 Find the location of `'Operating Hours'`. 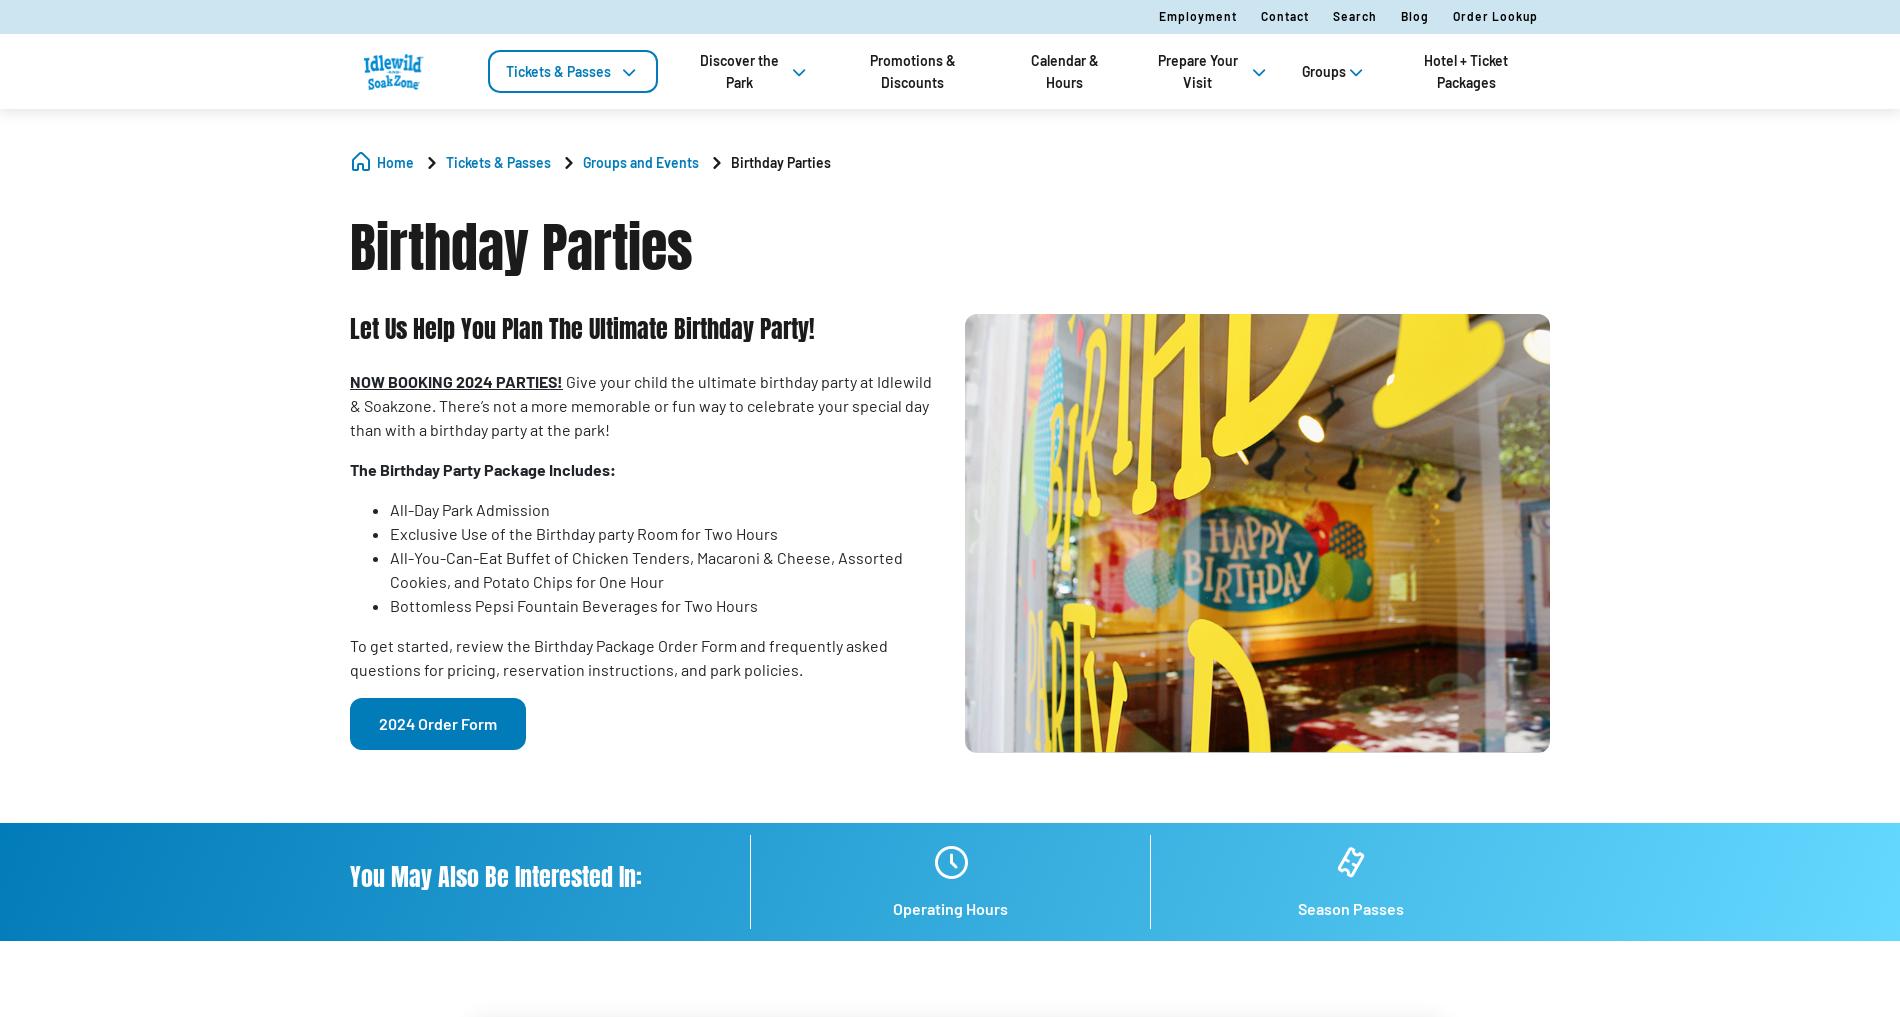

'Operating Hours' is located at coordinates (950, 906).